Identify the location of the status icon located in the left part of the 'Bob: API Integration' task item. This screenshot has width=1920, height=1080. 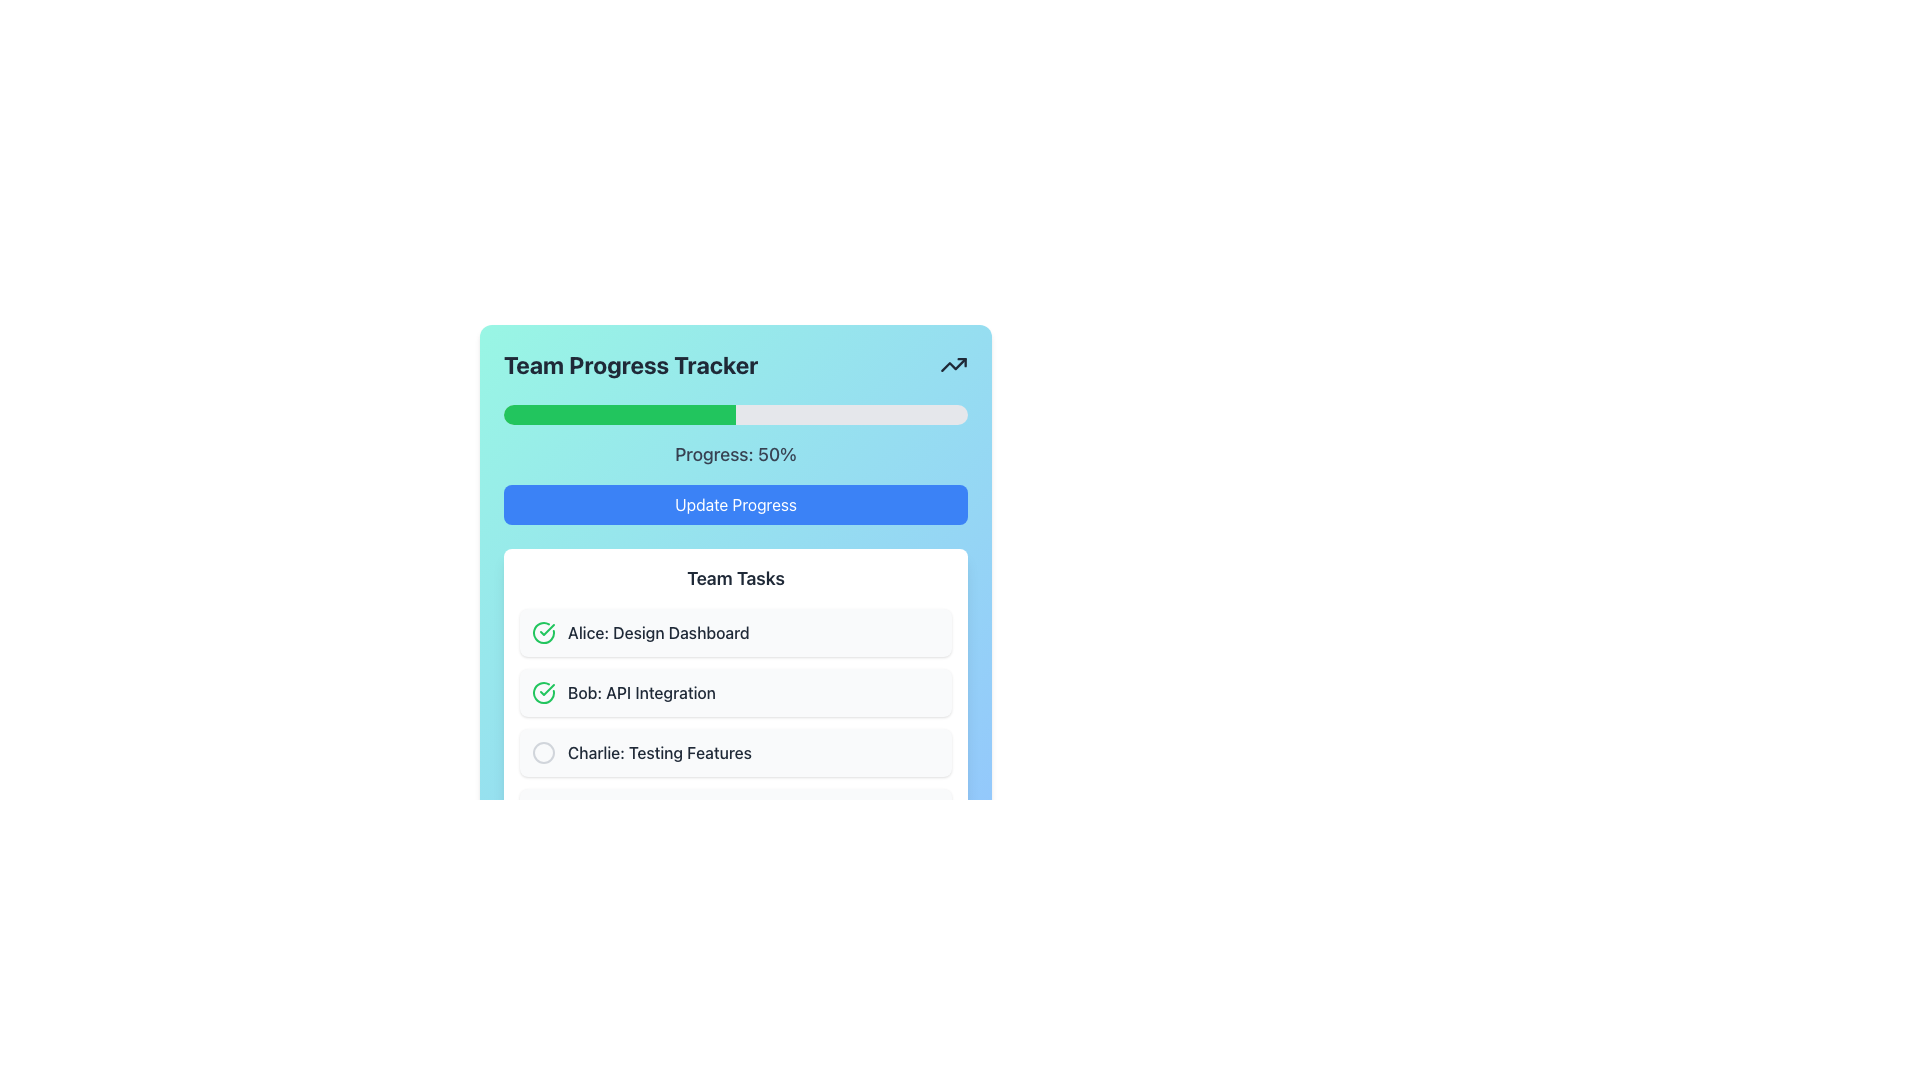
(543, 692).